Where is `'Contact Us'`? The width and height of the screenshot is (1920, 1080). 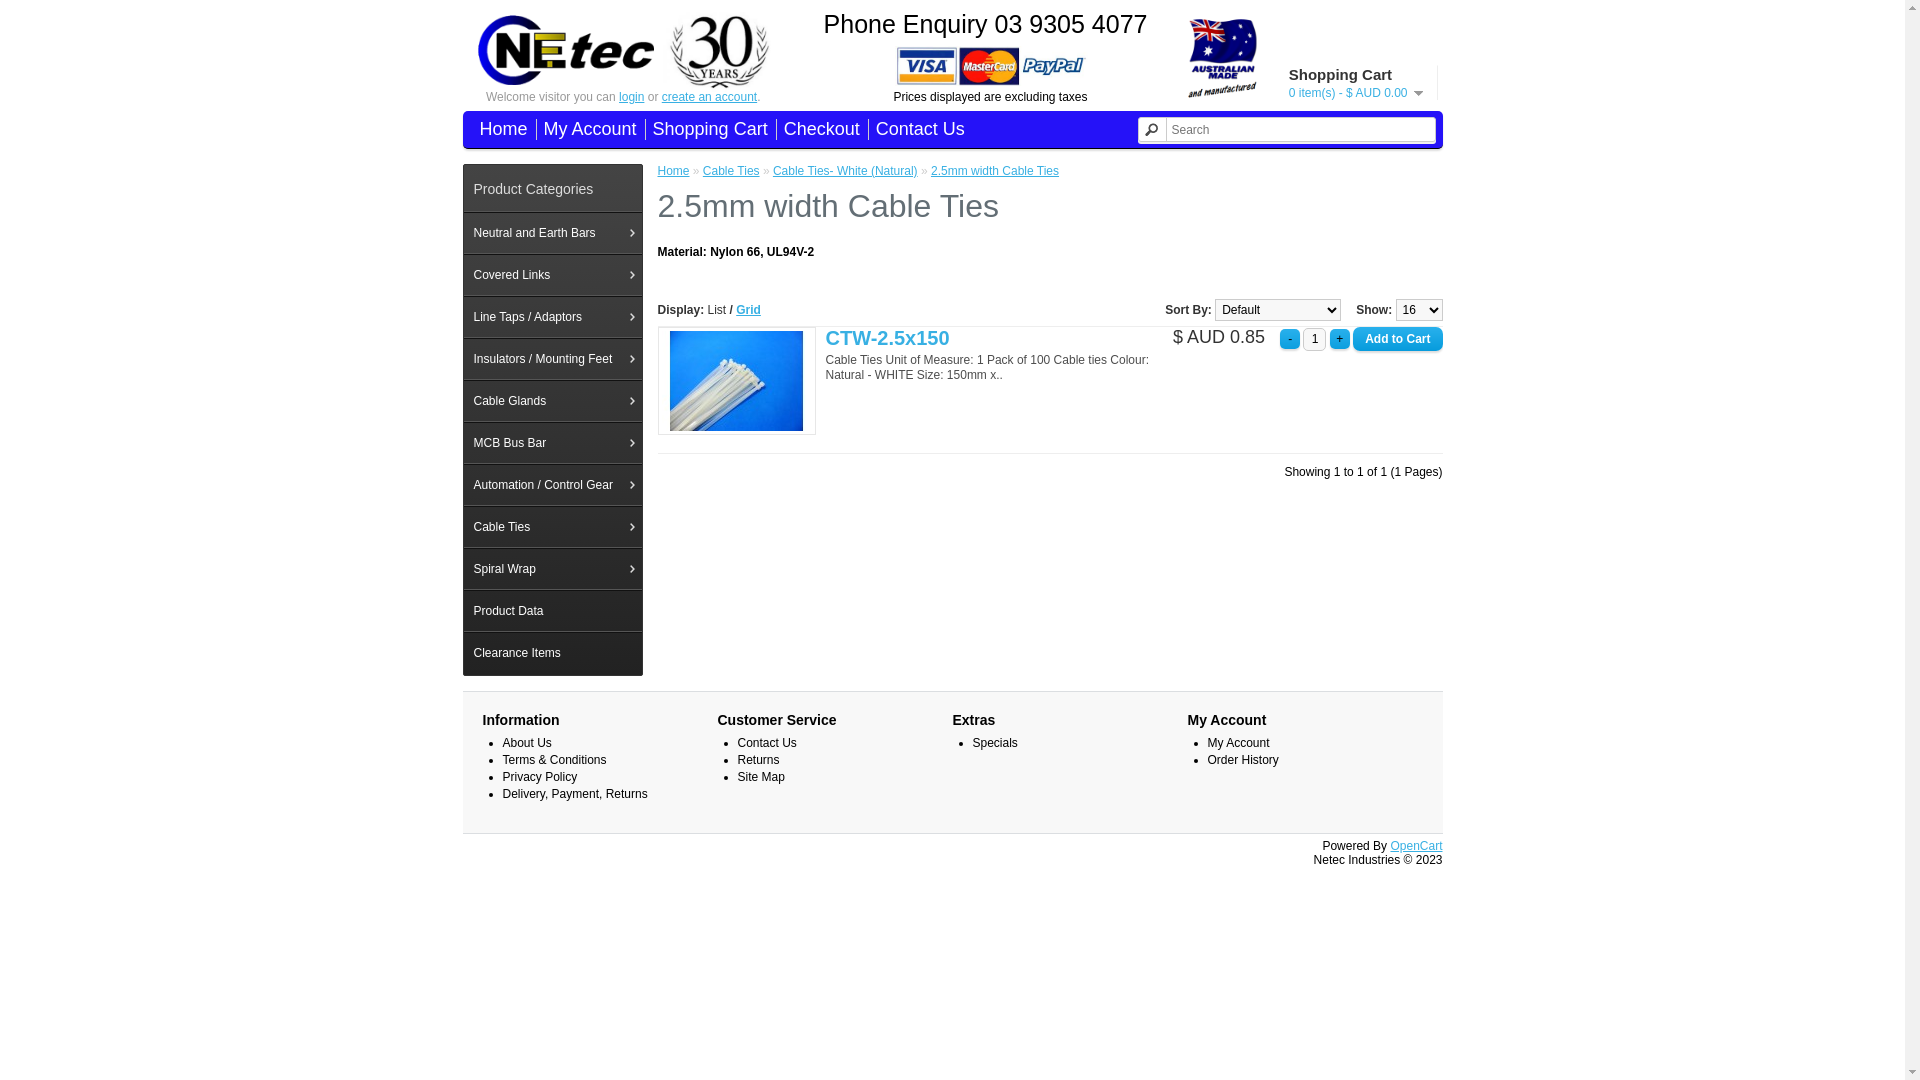 'Contact Us' is located at coordinates (915, 129).